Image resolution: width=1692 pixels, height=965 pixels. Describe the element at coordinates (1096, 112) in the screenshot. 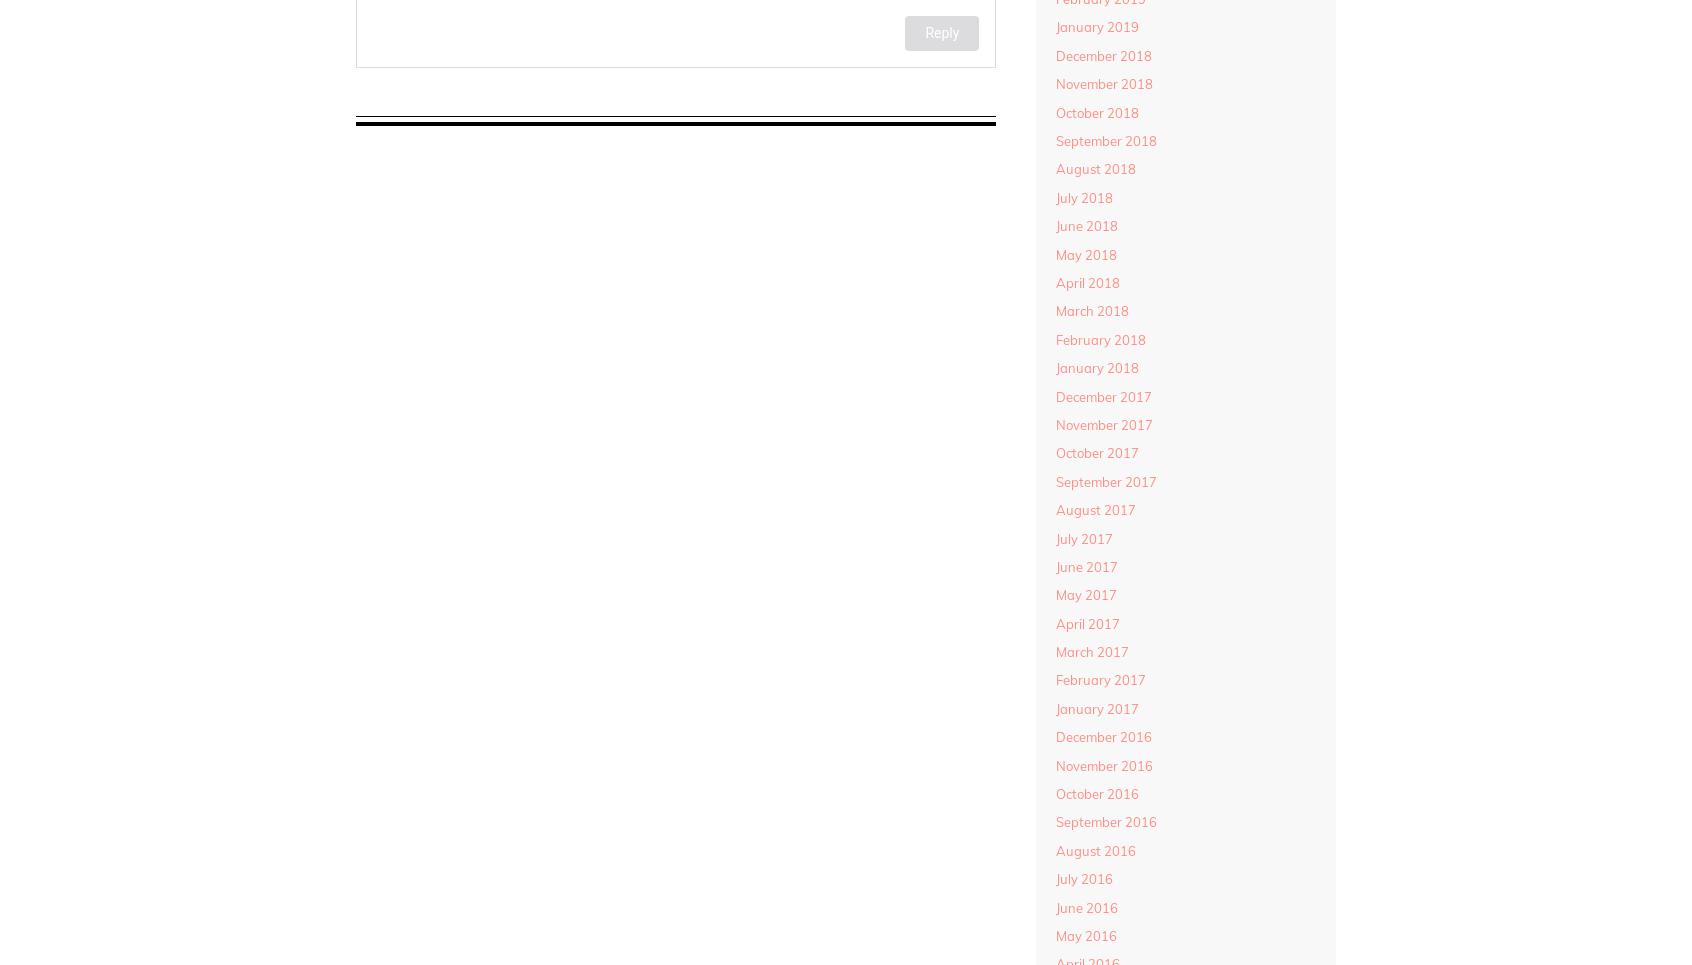

I see `'October 2018'` at that location.